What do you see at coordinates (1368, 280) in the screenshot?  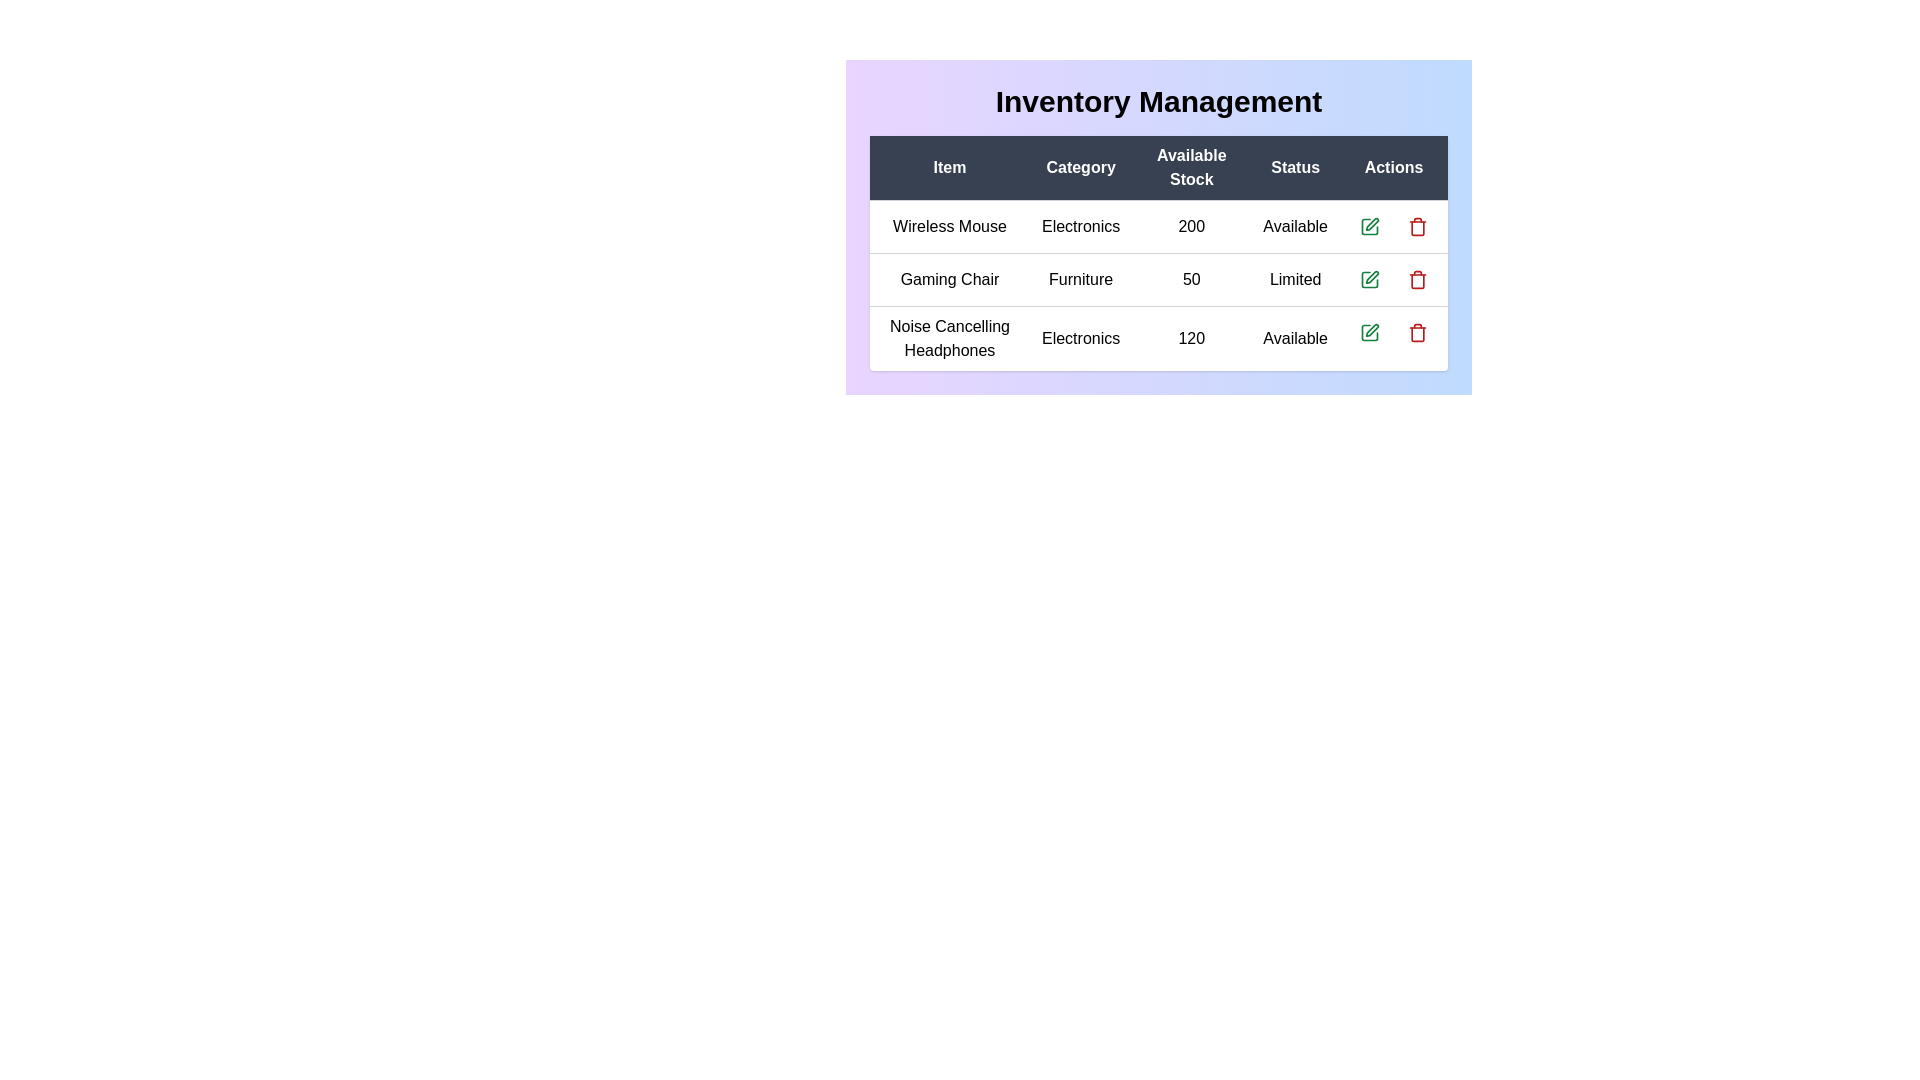 I see `the edit button for the item 'Gaming Chair'` at bounding box center [1368, 280].